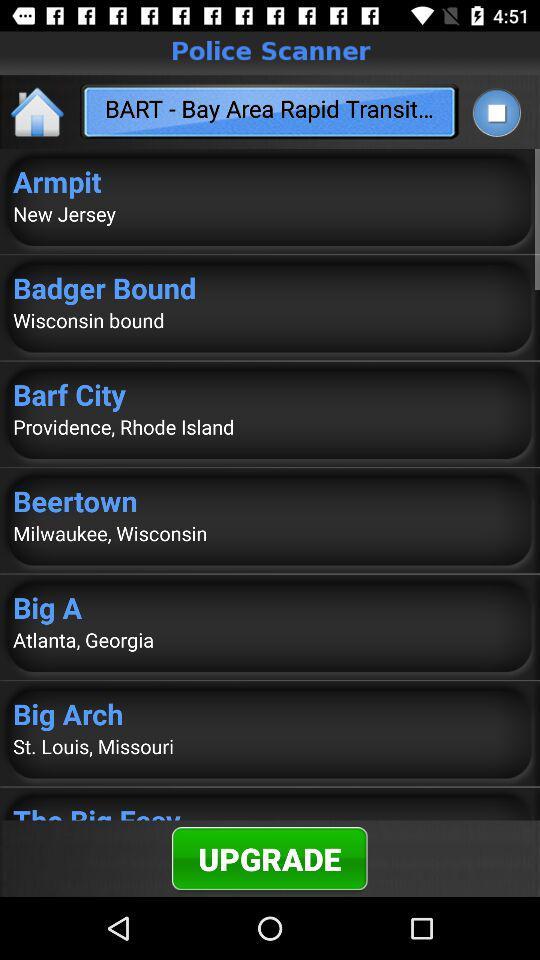 The image size is (540, 960). I want to click on badger bound, so click(270, 286).